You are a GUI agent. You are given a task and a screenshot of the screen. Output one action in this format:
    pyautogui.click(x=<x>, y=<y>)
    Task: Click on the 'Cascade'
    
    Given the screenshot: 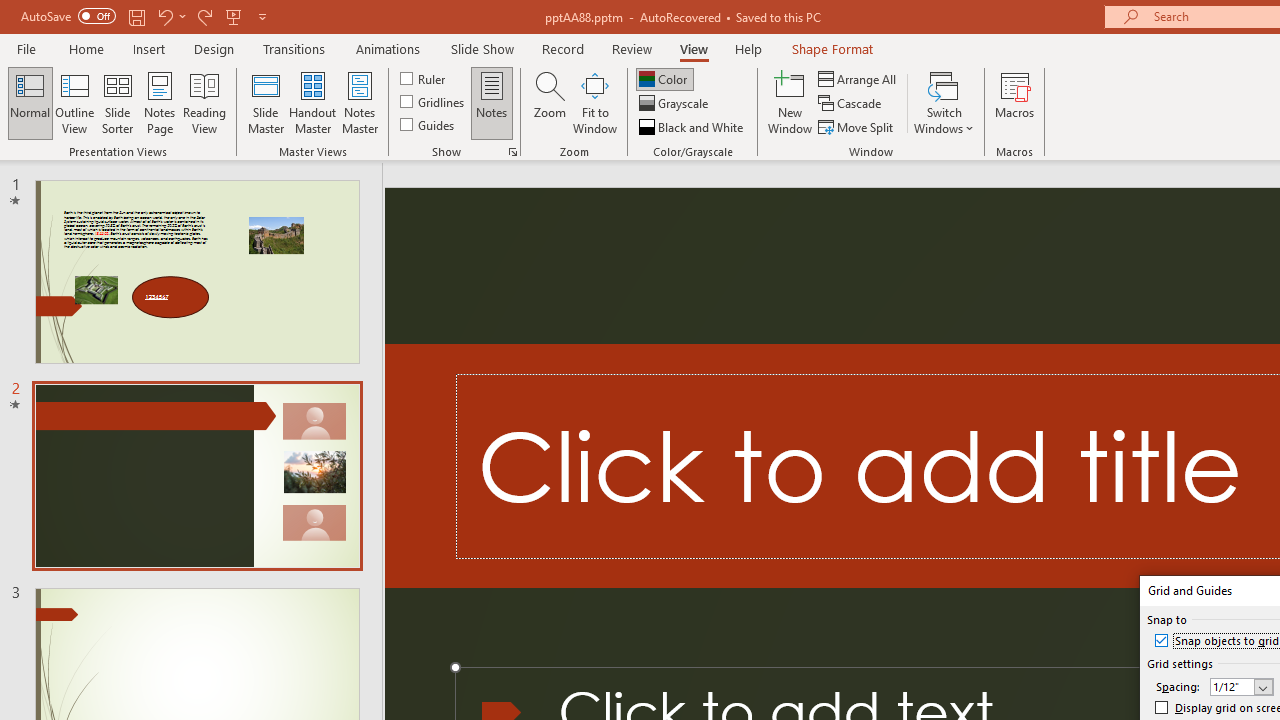 What is the action you would take?
    pyautogui.click(x=851, y=103)
    